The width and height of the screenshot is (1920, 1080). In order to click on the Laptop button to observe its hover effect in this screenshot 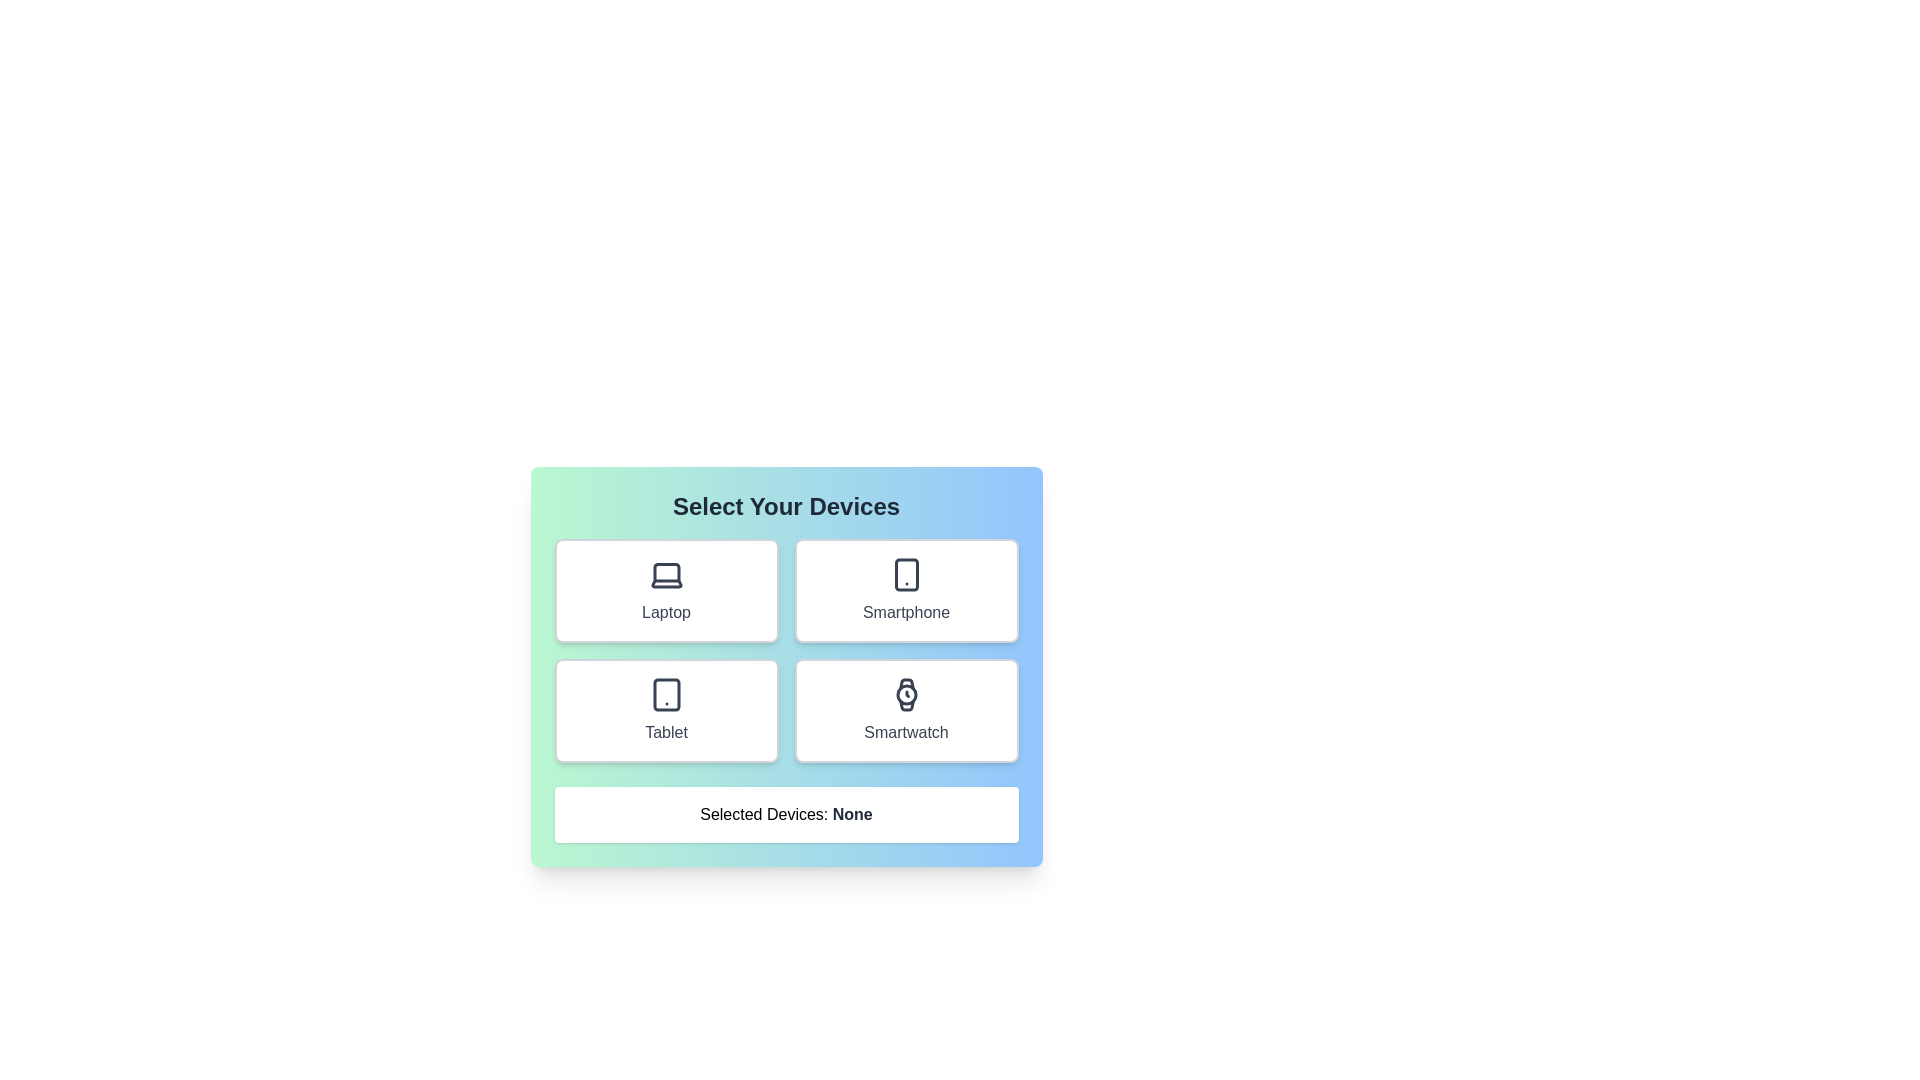, I will do `click(666, 589)`.